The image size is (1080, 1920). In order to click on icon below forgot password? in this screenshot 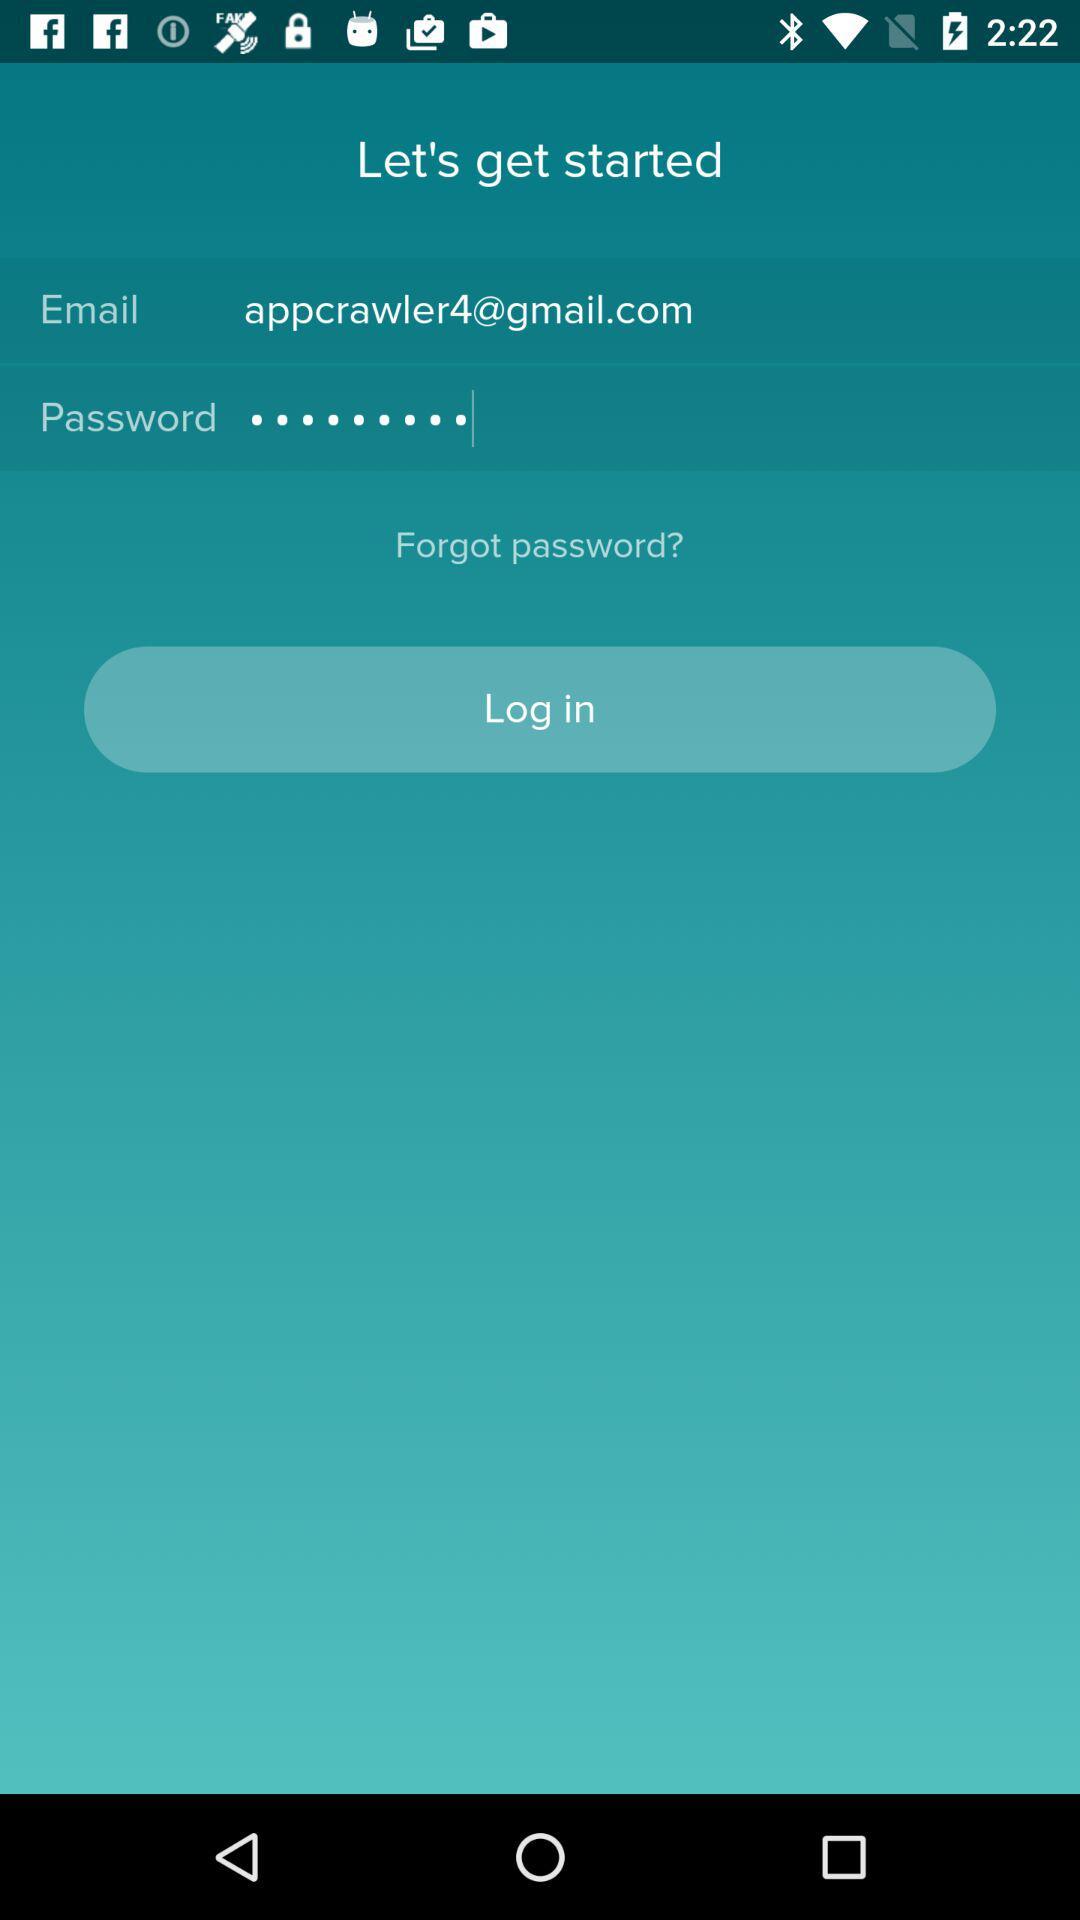, I will do `click(540, 709)`.